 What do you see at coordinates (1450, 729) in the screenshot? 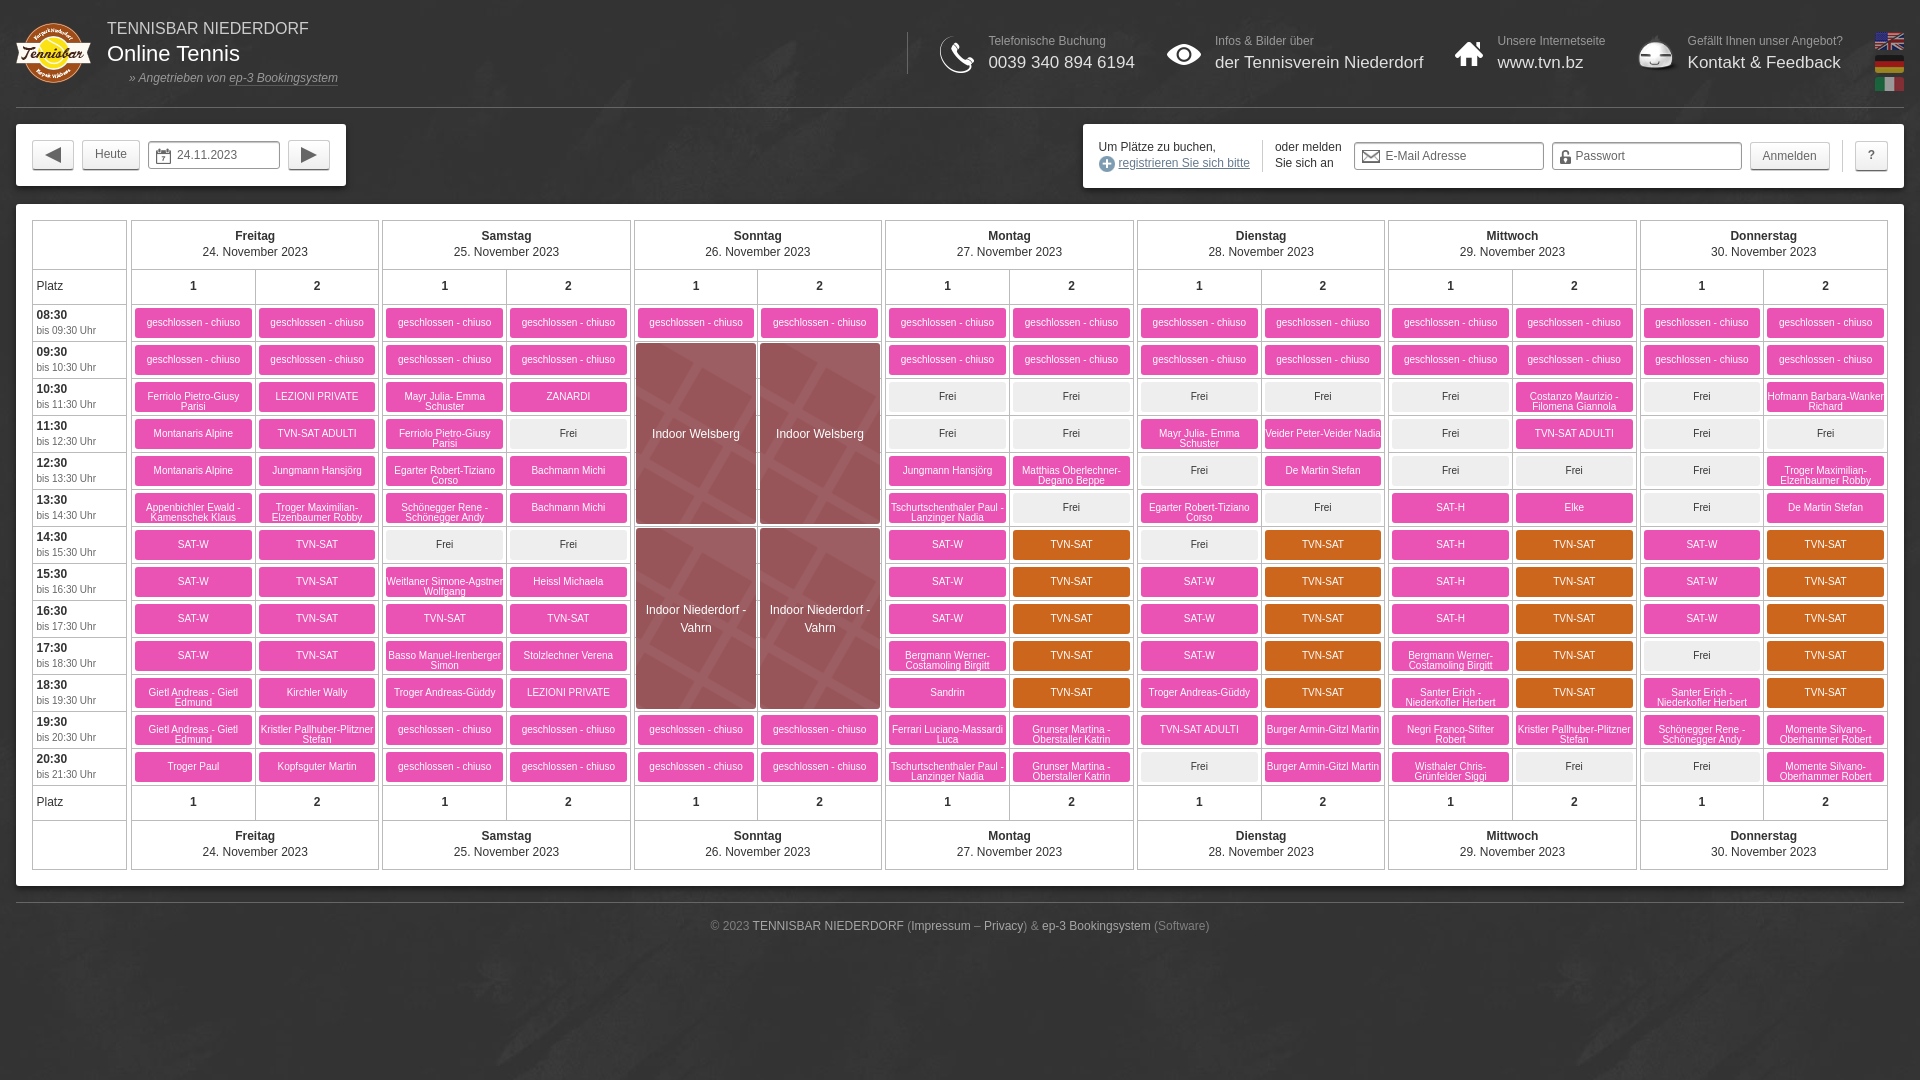
I see `'Negri Franco-Stifter Robert'` at bounding box center [1450, 729].